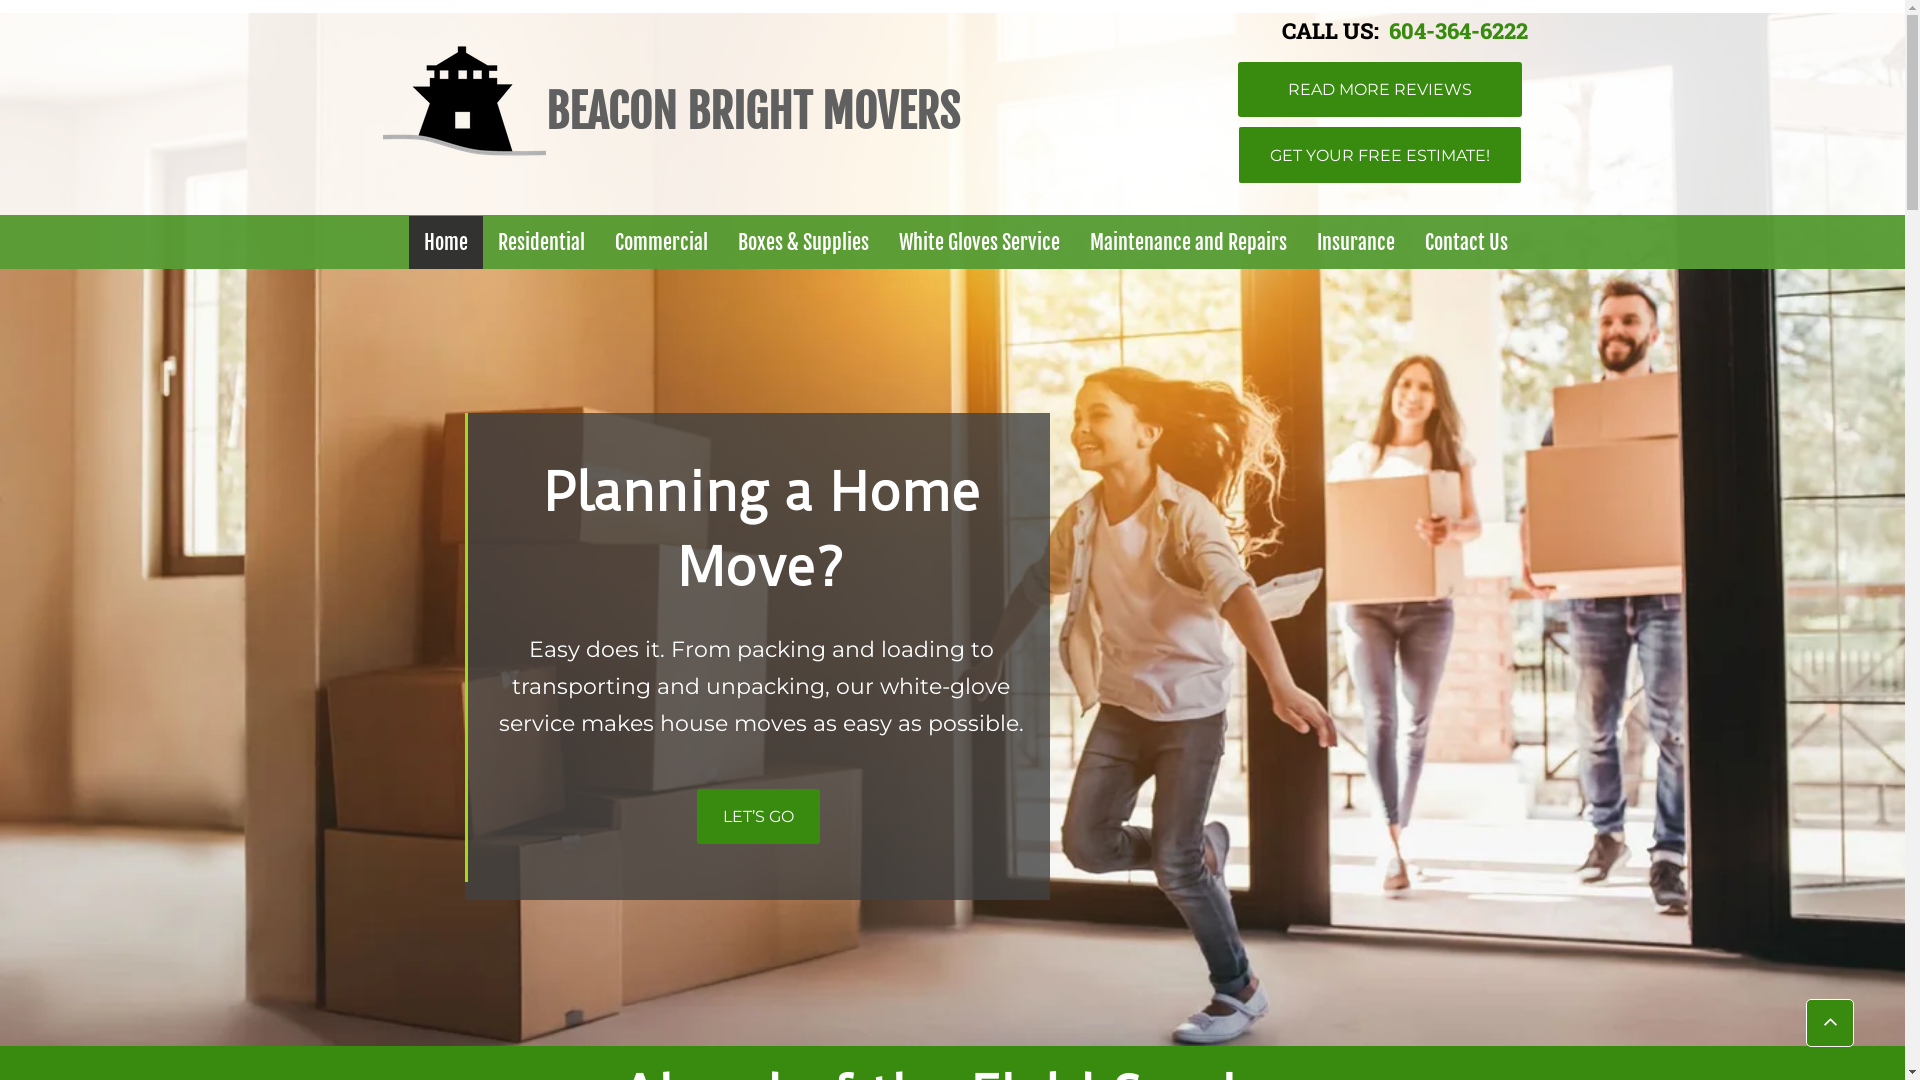 The height and width of the screenshot is (1080, 1920). Describe the element at coordinates (445, 241) in the screenshot. I see `'Home'` at that location.